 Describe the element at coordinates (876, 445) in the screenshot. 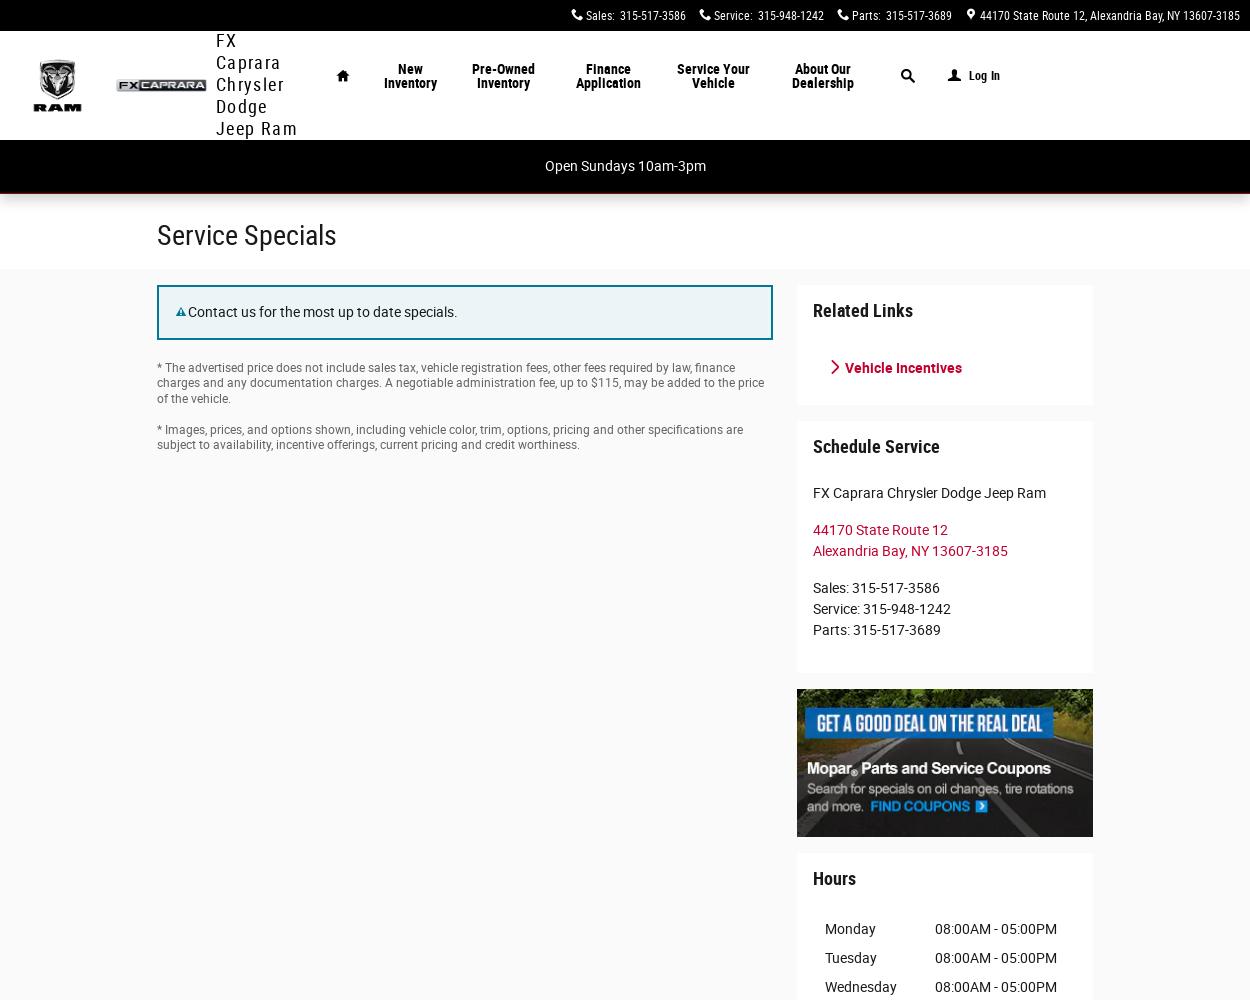

I see `'Schedule Service'` at that location.